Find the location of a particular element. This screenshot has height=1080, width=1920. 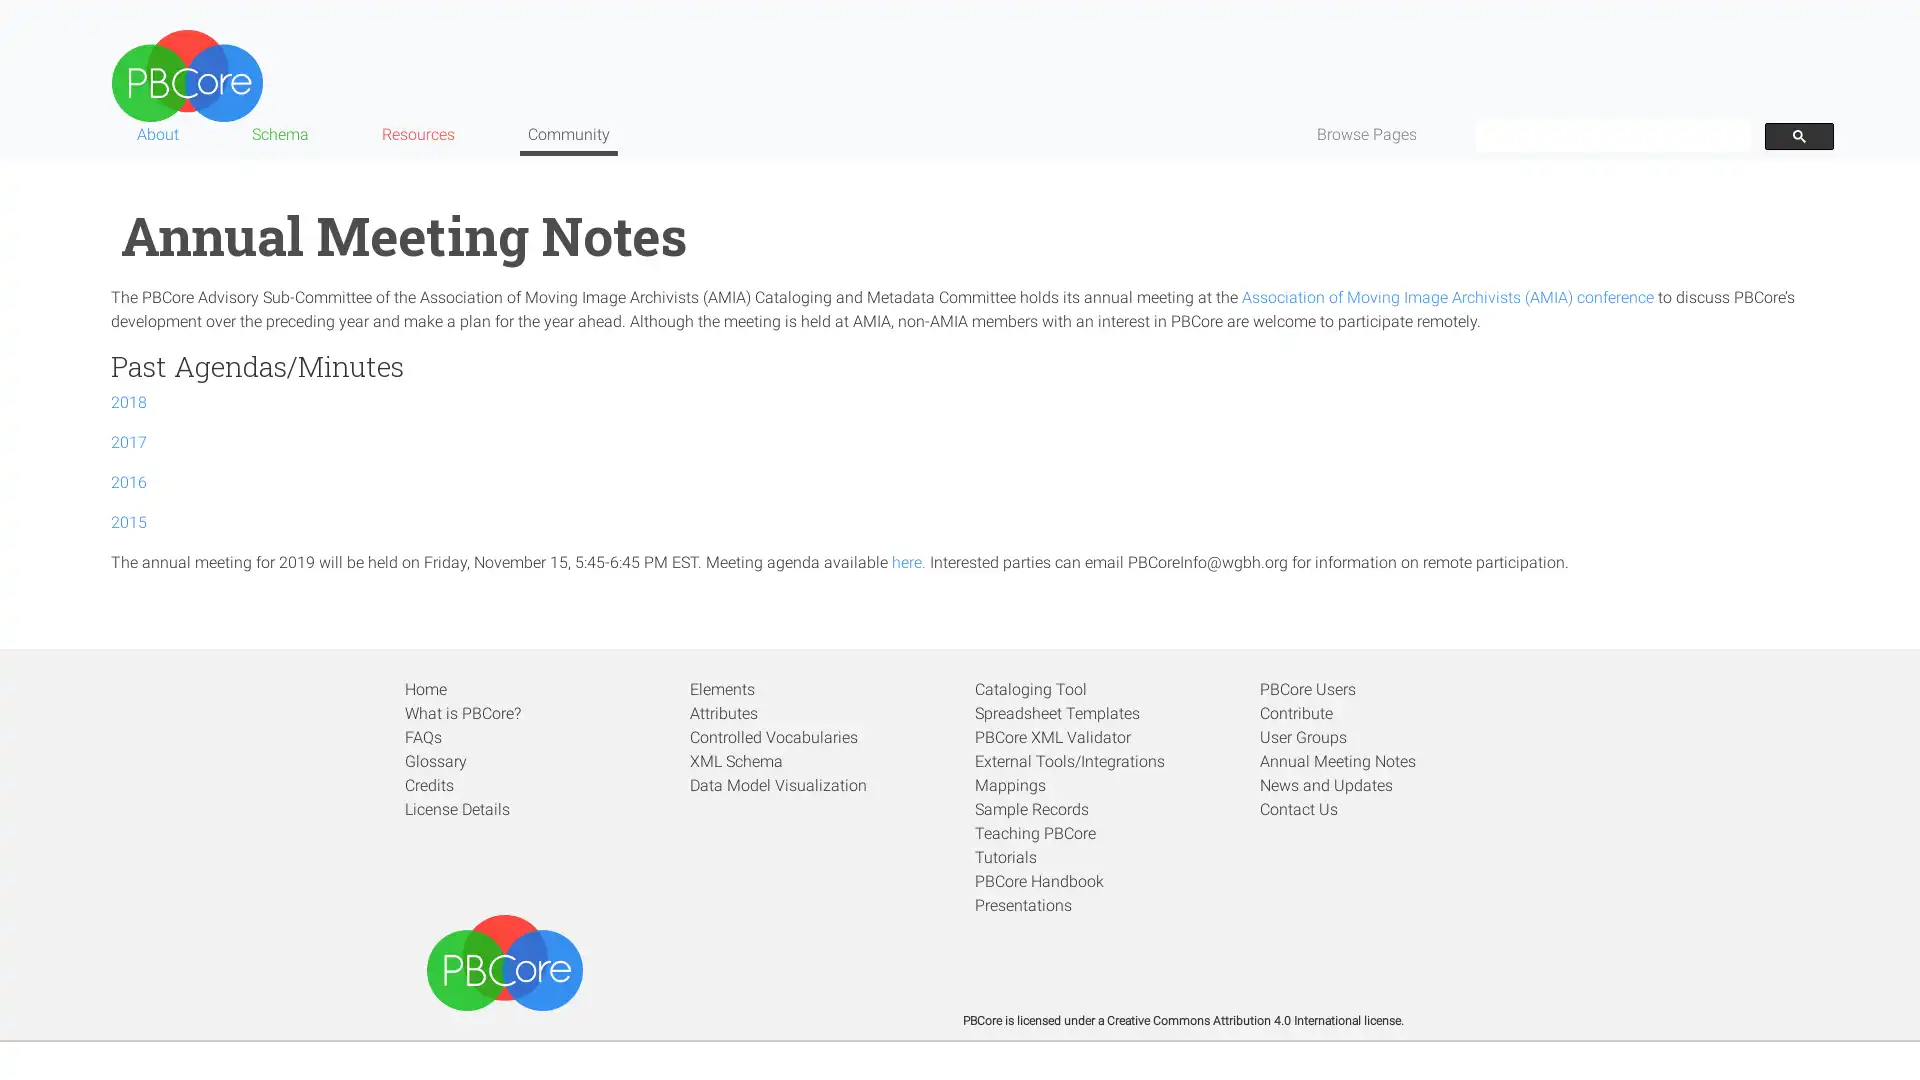

search is located at coordinates (1799, 135).